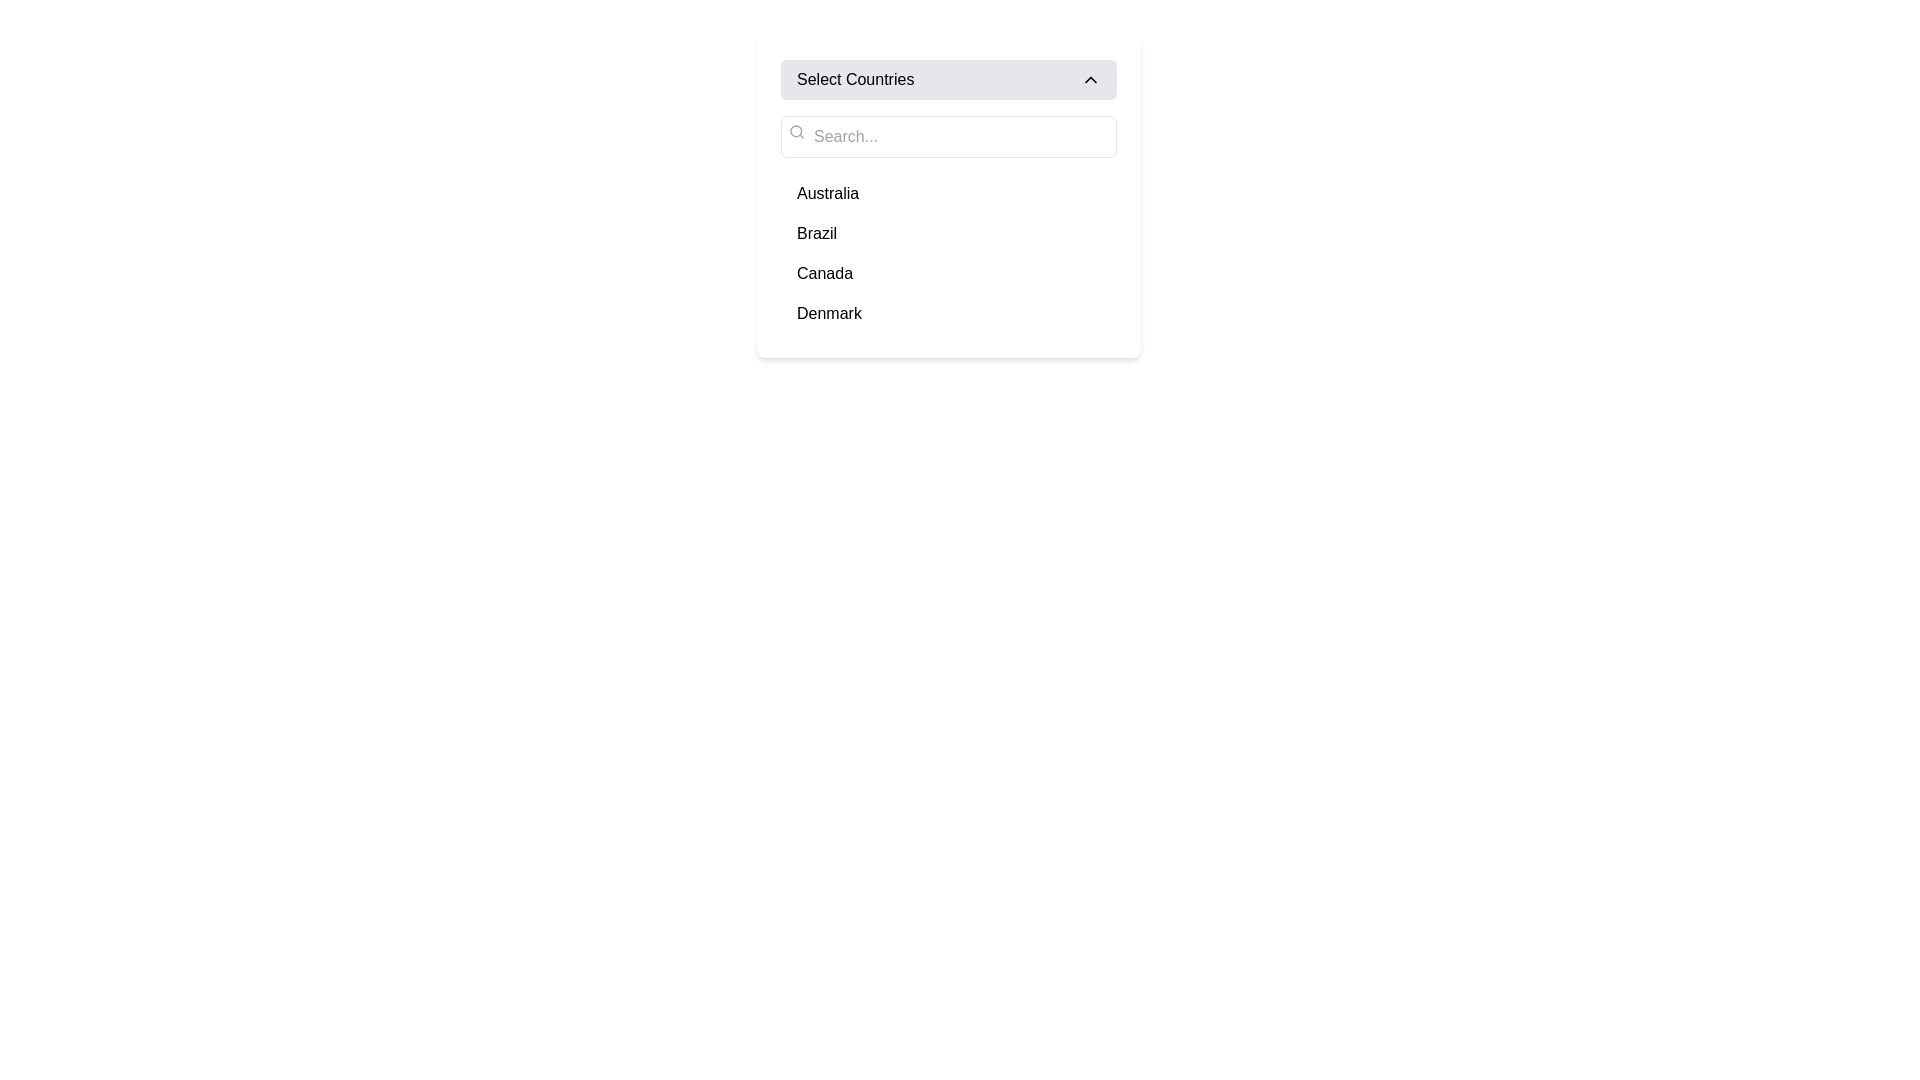  I want to click on the second item 'Australia' in the drop-down menu 'Select Countries', so click(948, 196).